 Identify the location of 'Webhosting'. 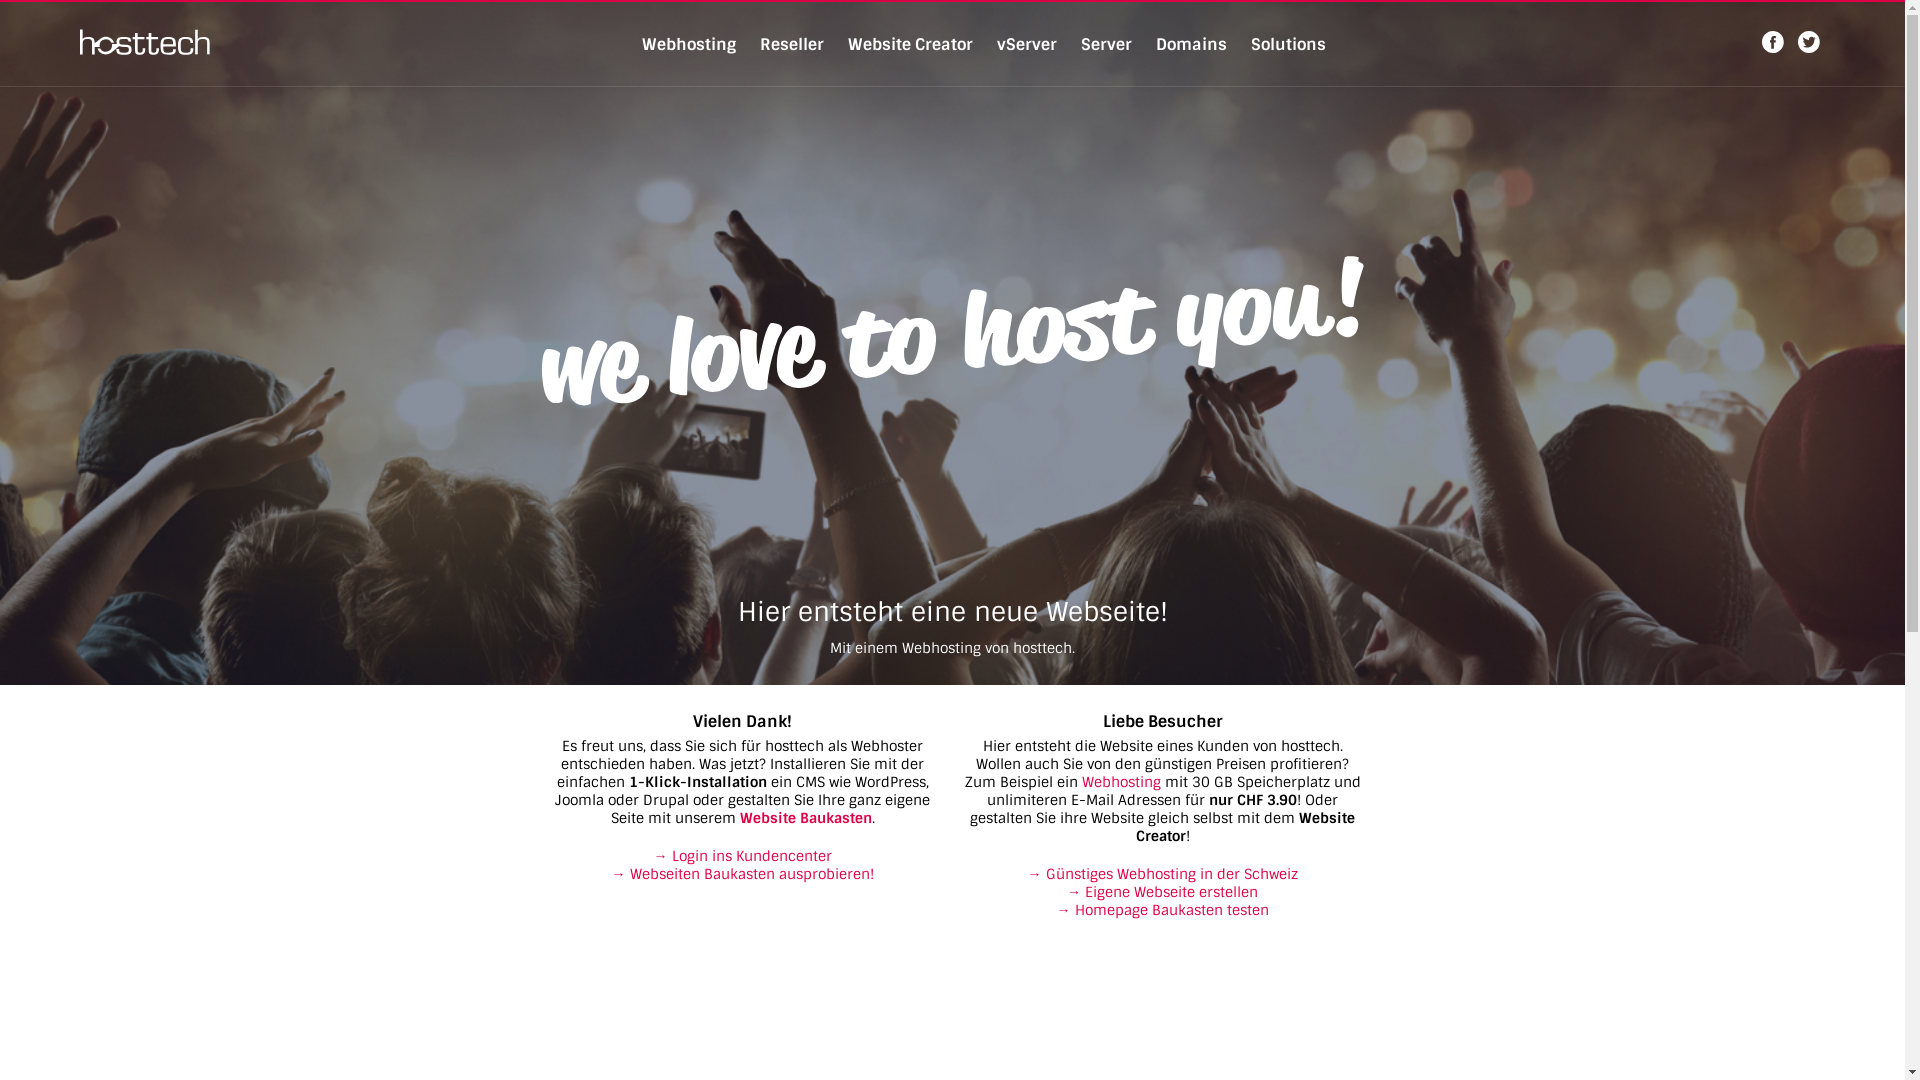
(689, 44).